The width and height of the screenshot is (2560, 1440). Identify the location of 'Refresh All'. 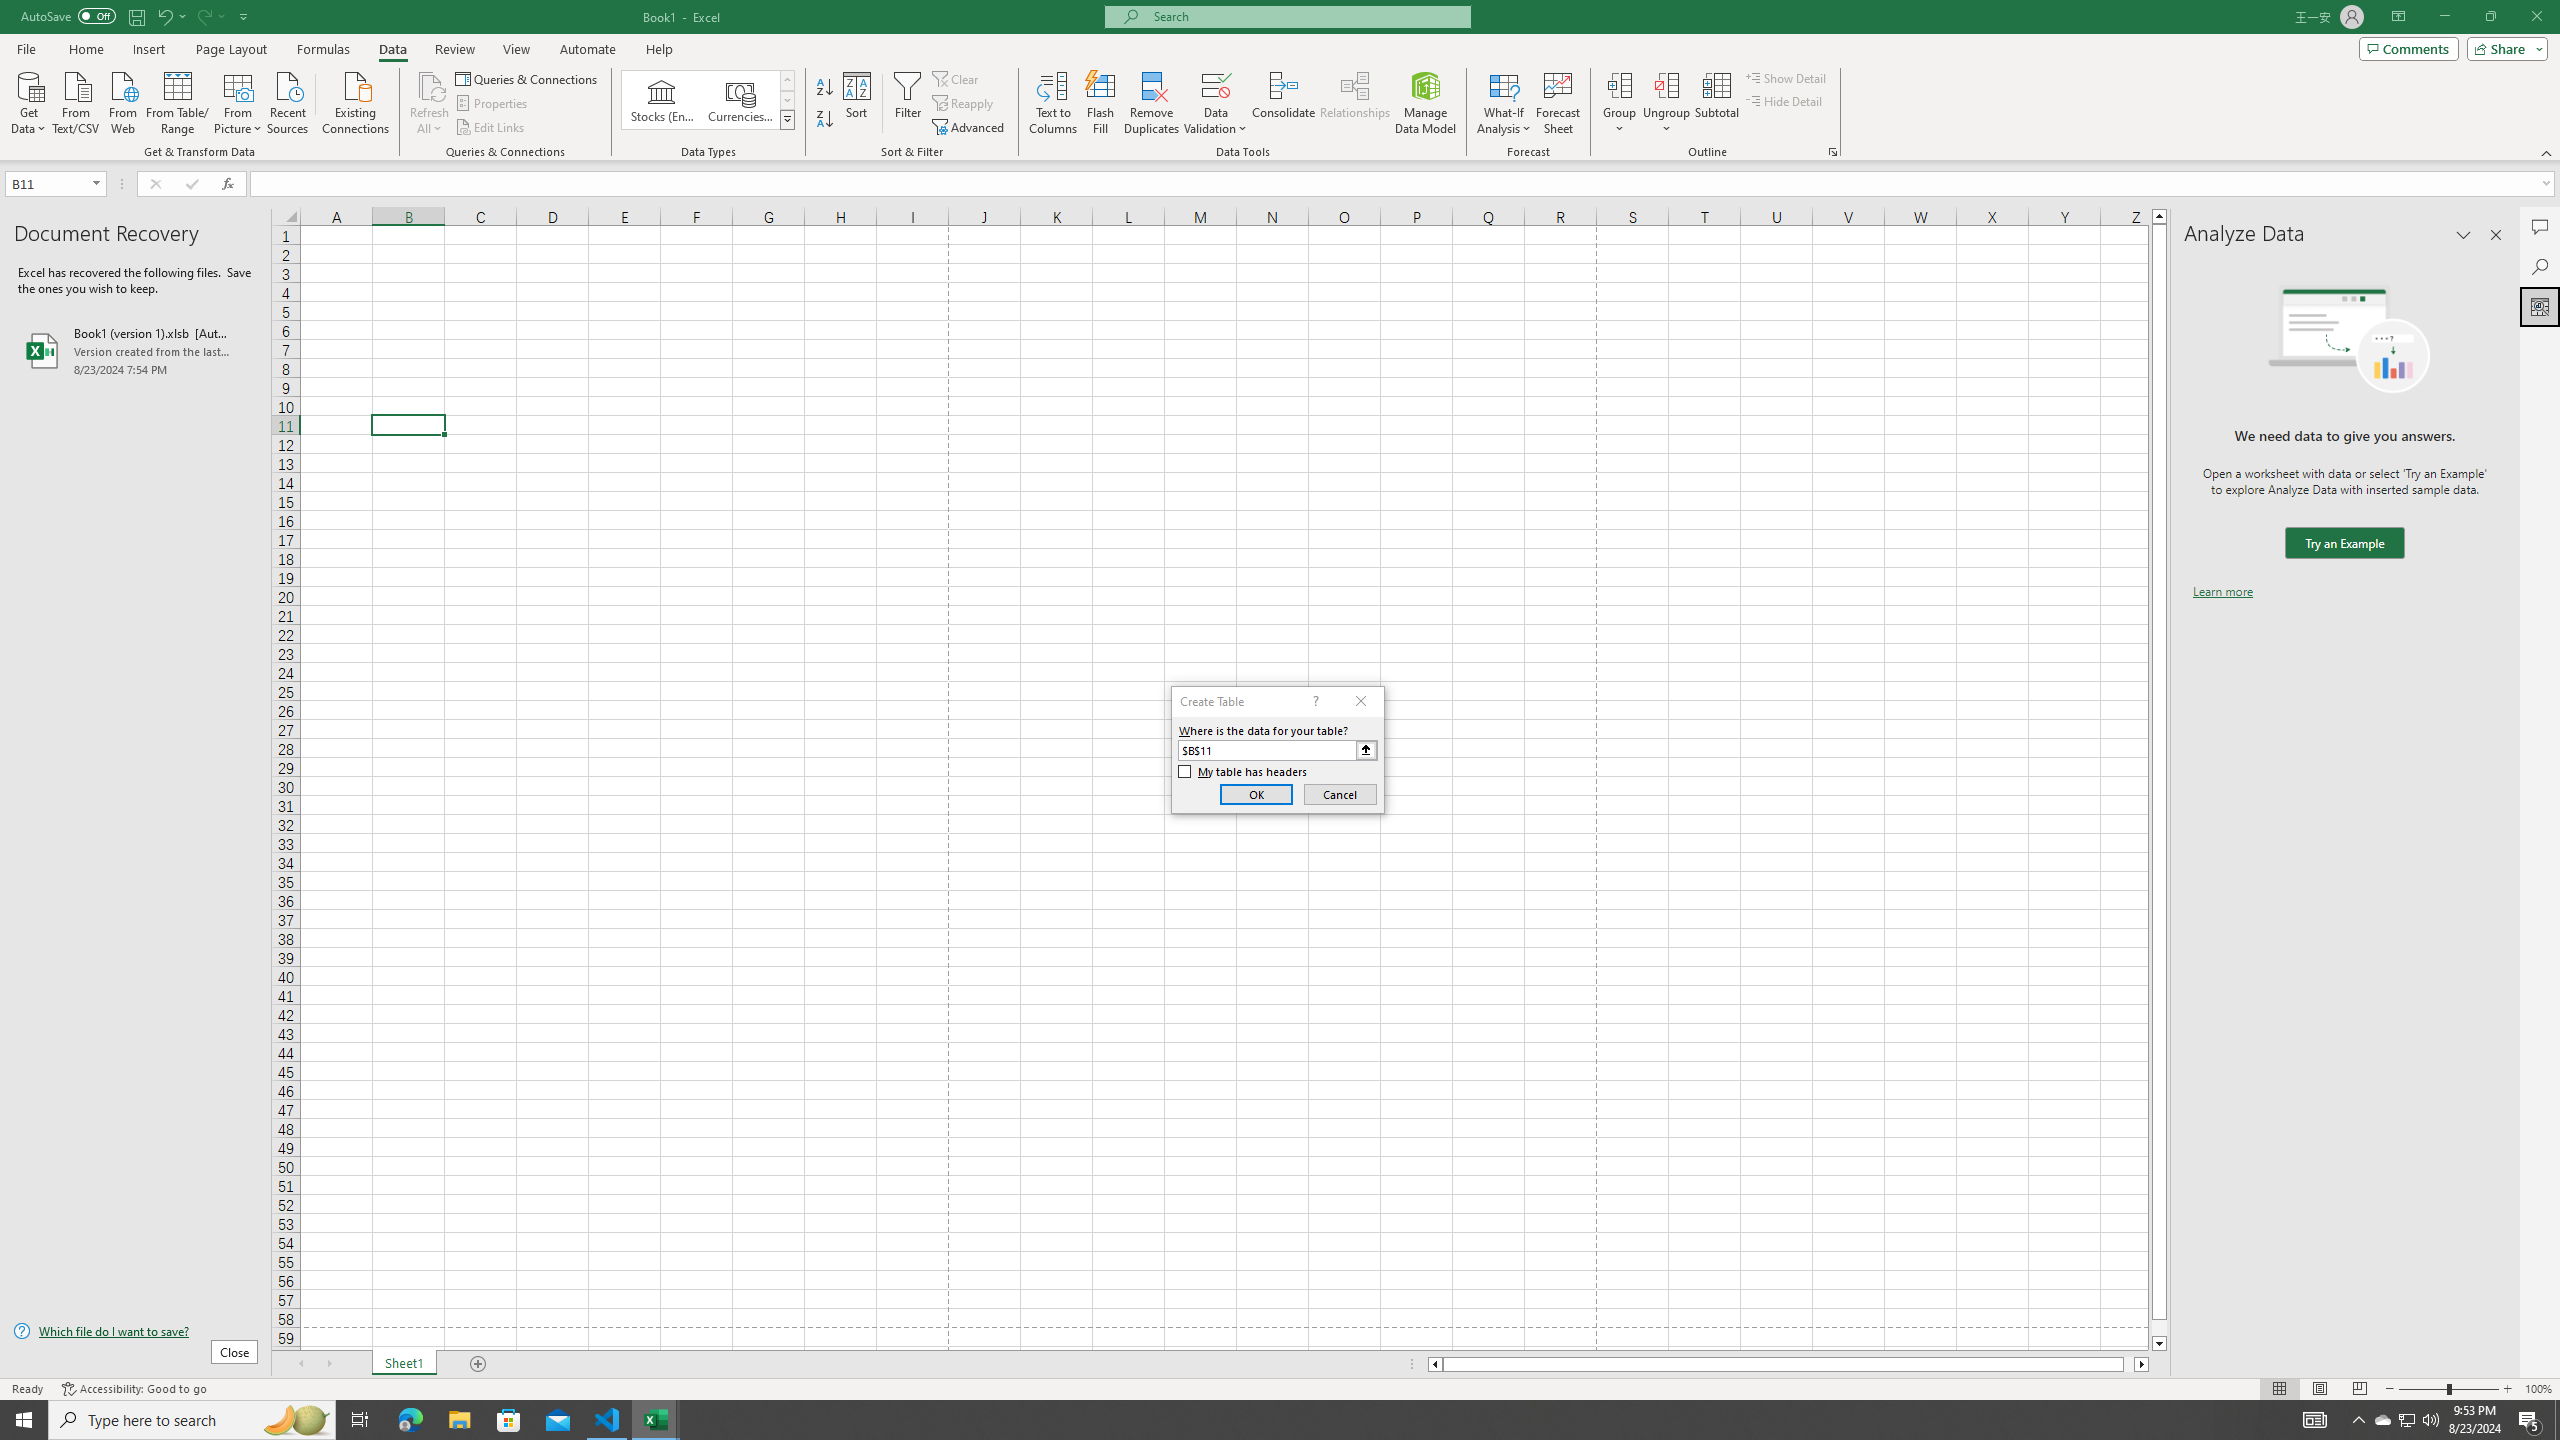
(429, 84).